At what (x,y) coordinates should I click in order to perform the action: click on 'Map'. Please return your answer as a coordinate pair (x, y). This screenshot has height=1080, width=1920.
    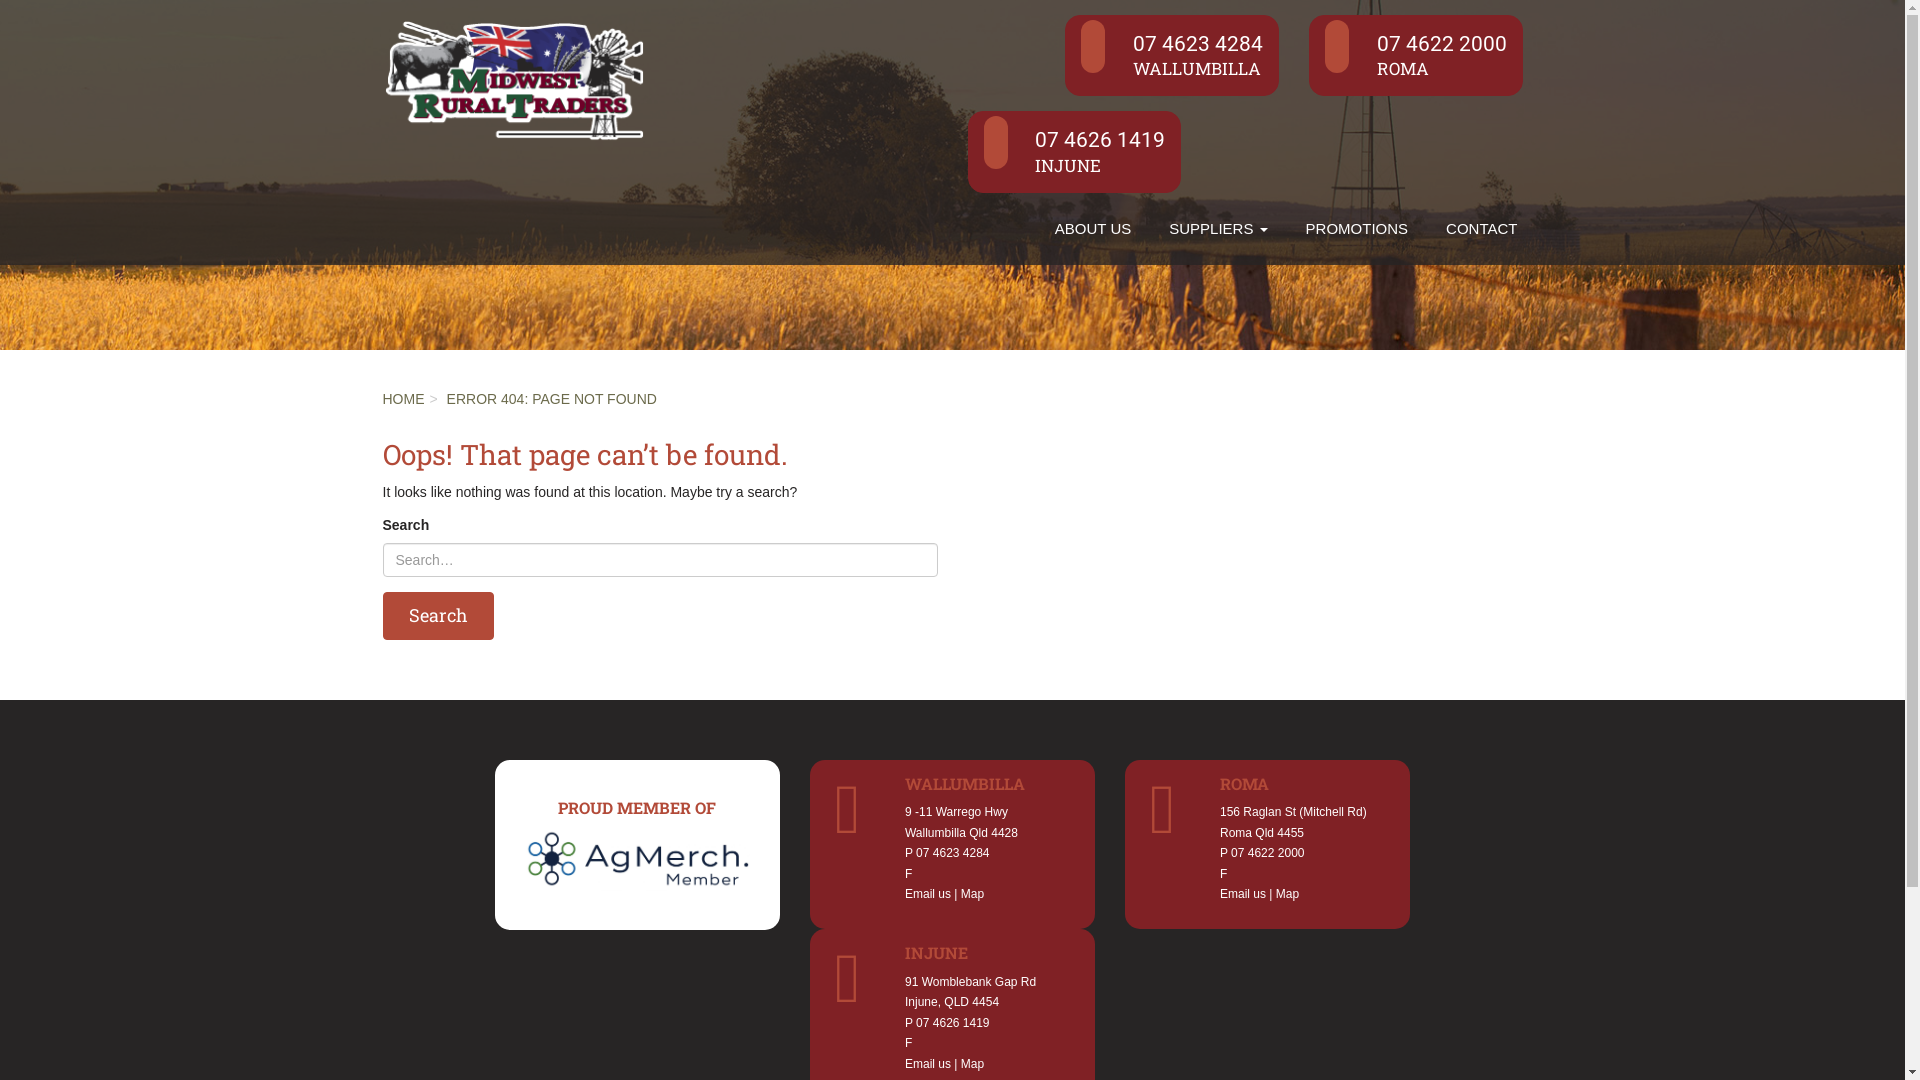
    Looking at the image, I should click on (972, 893).